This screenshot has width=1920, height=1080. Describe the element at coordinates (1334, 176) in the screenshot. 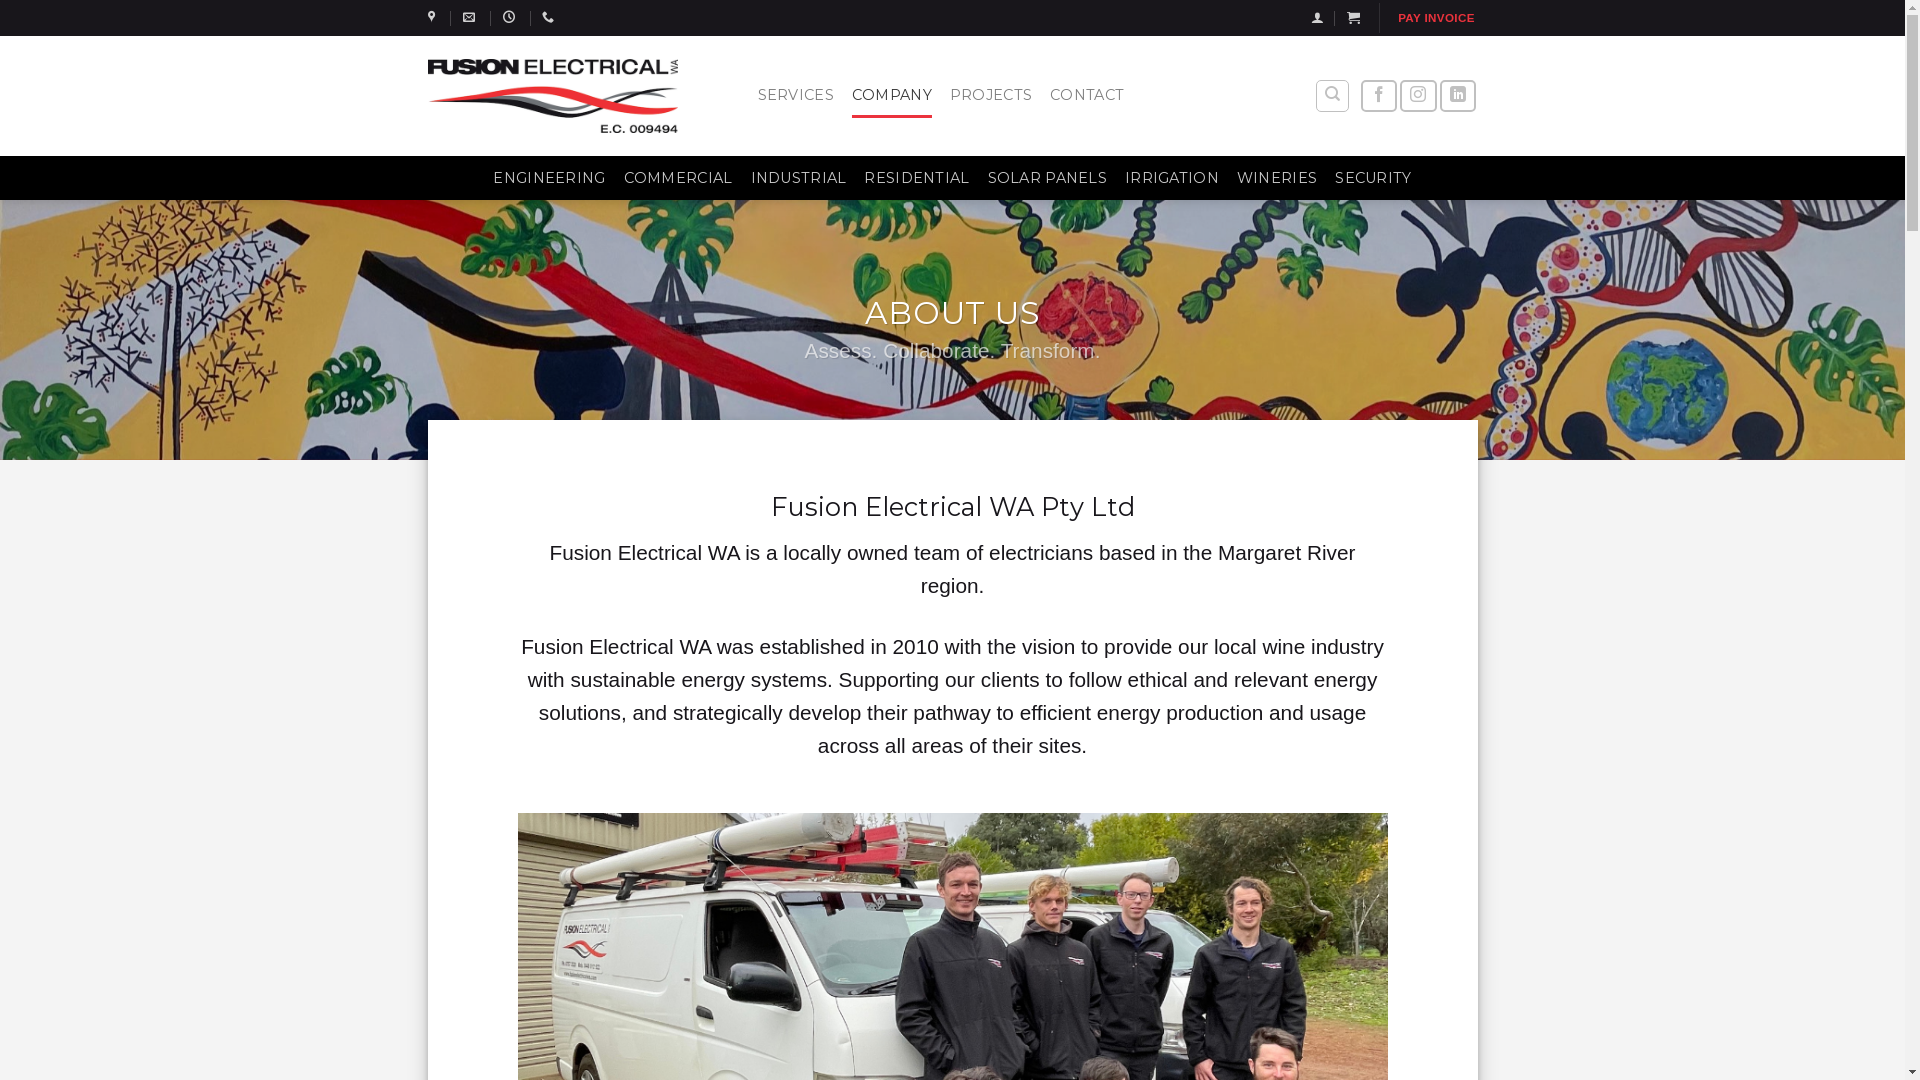

I see `'SECURITY'` at that location.